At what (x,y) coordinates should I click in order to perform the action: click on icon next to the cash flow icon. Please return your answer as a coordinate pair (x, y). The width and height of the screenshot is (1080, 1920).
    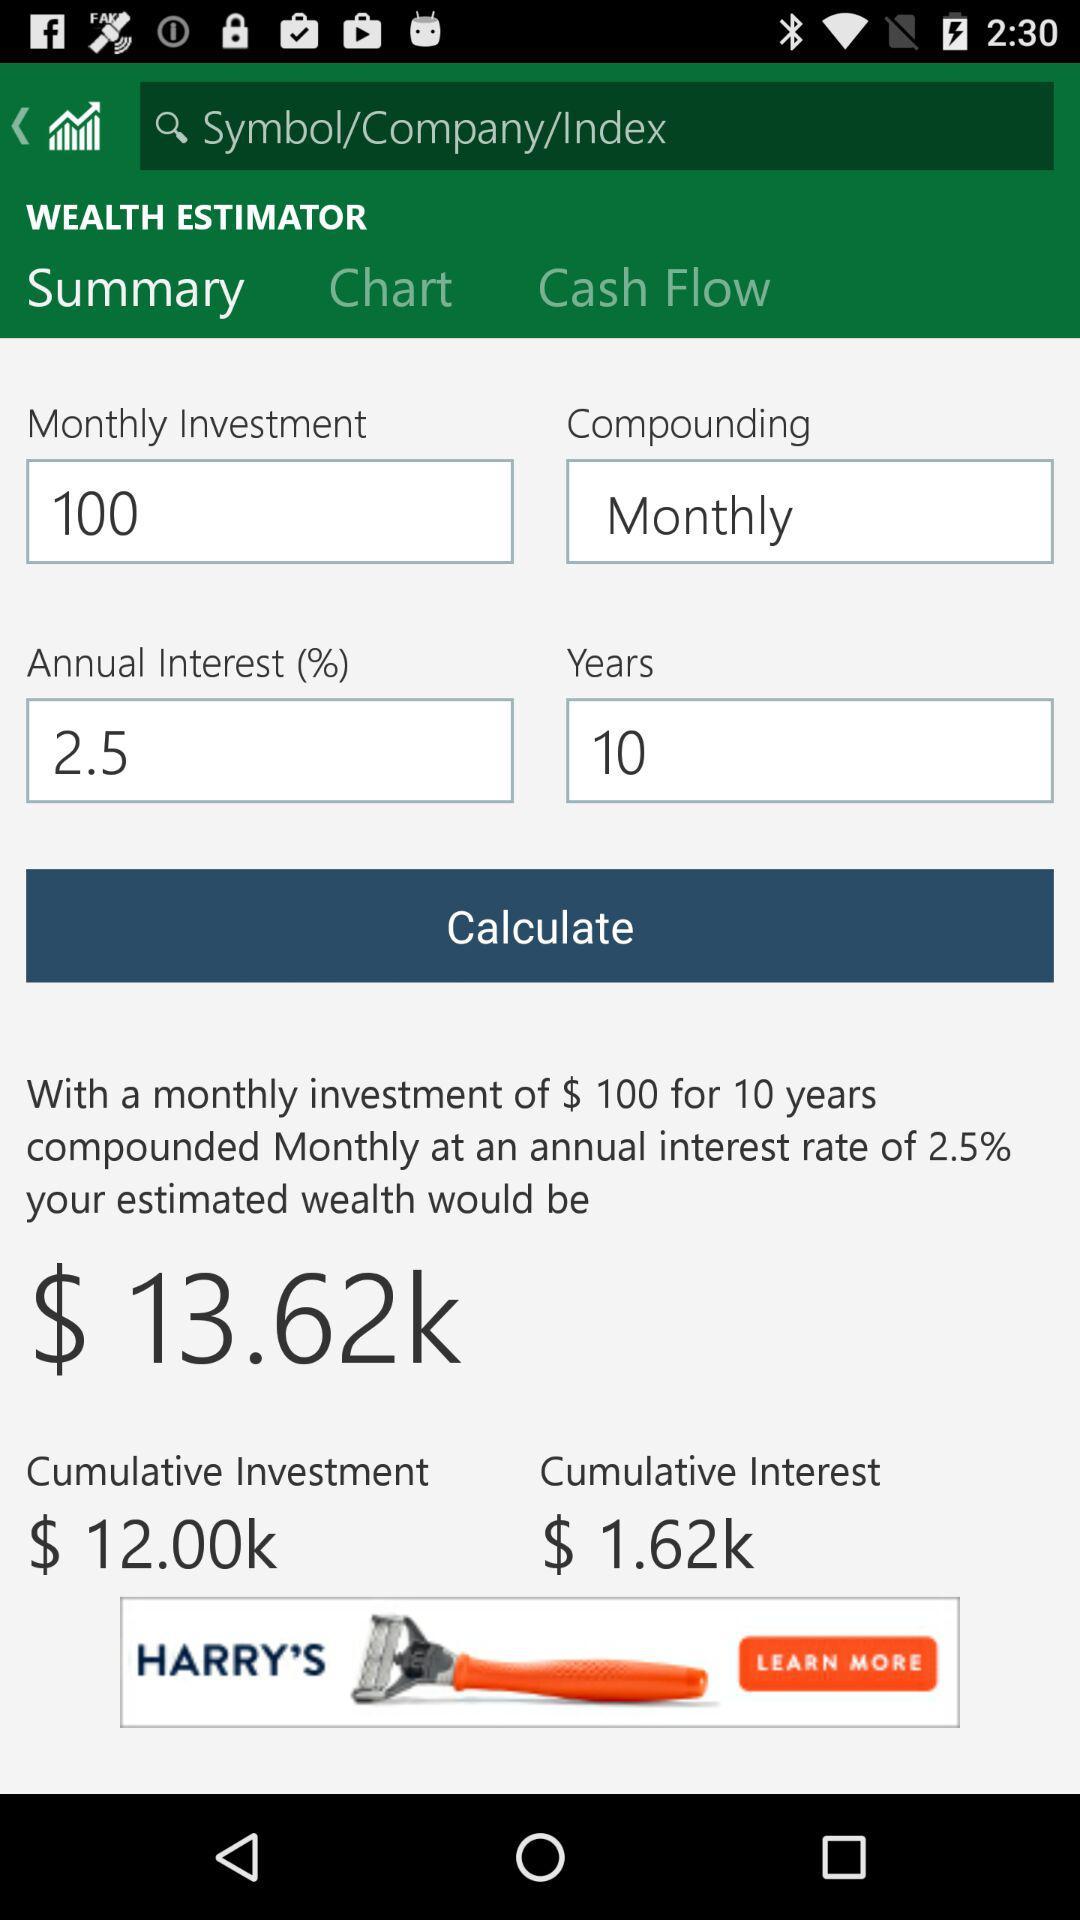
    Looking at the image, I should click on (405, 290).